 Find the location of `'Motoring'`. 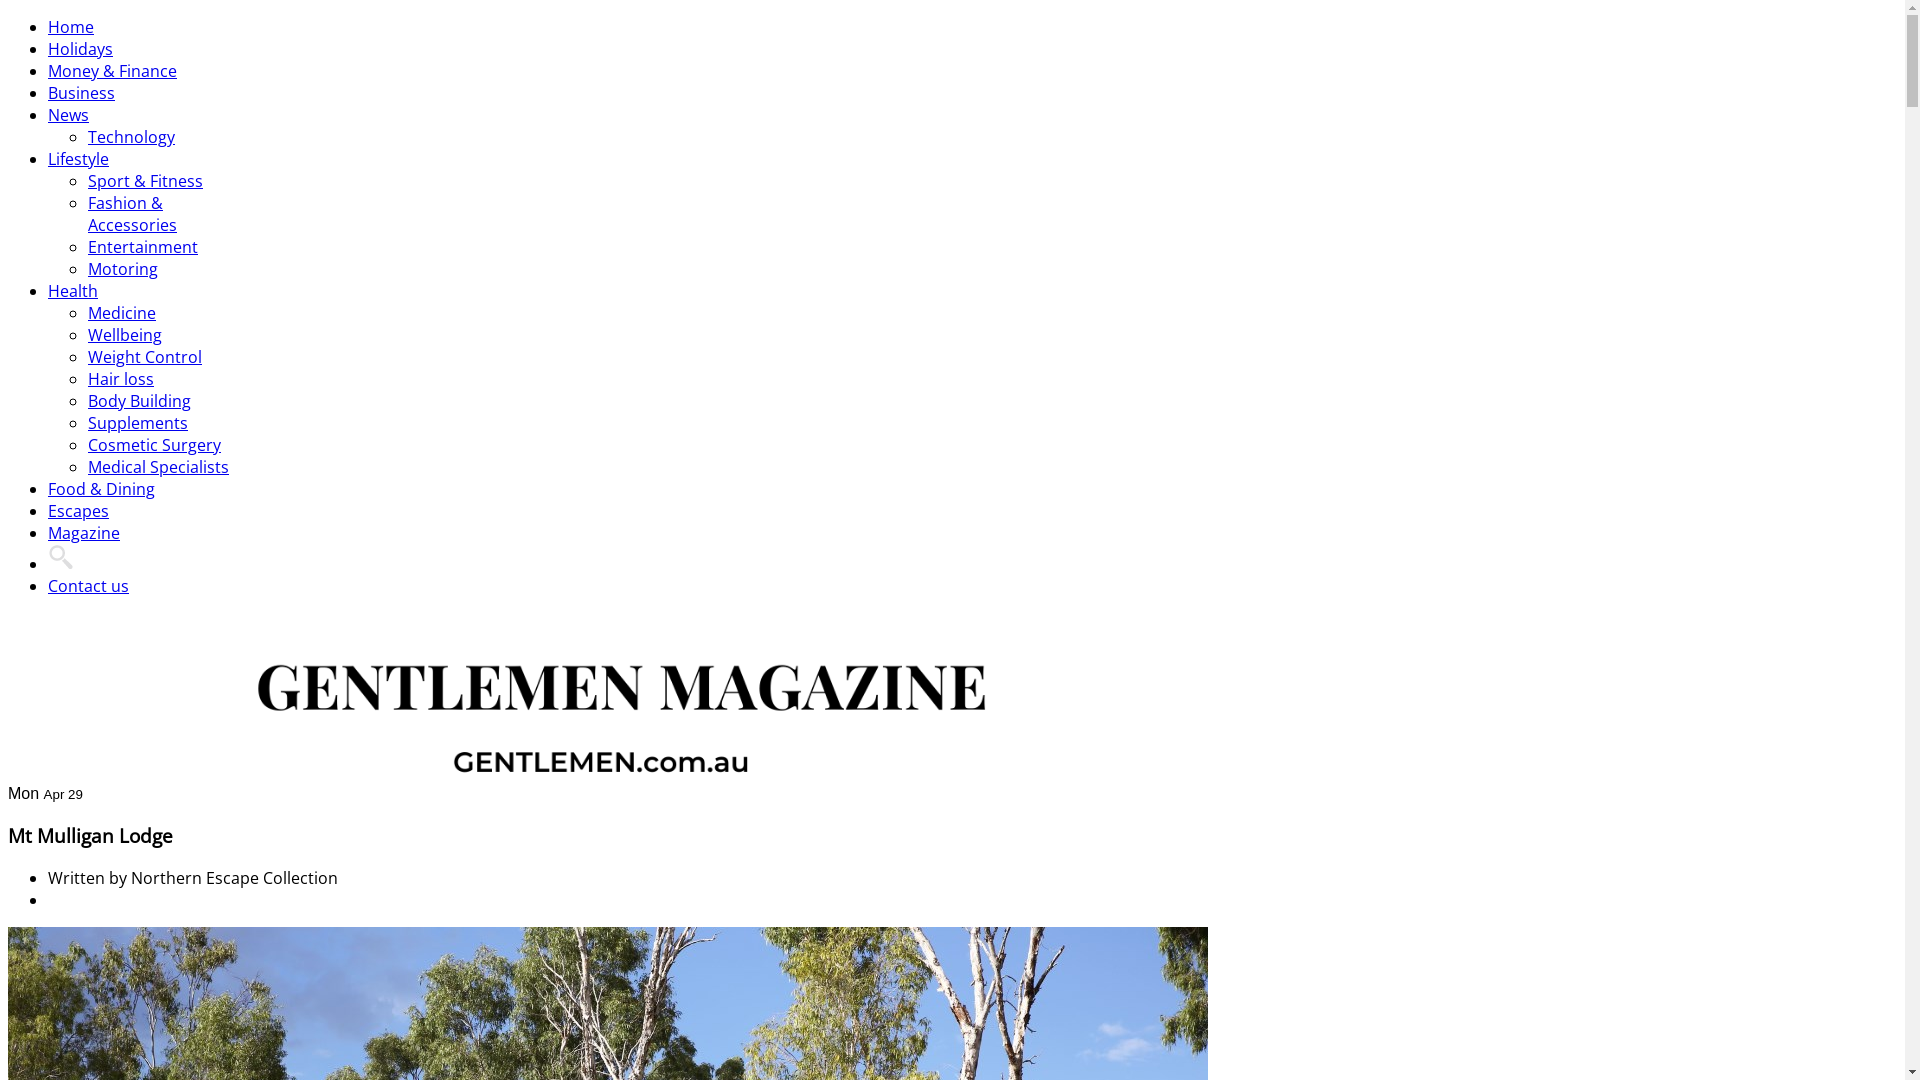

'Motoring' is located at coordinates (86, 268).